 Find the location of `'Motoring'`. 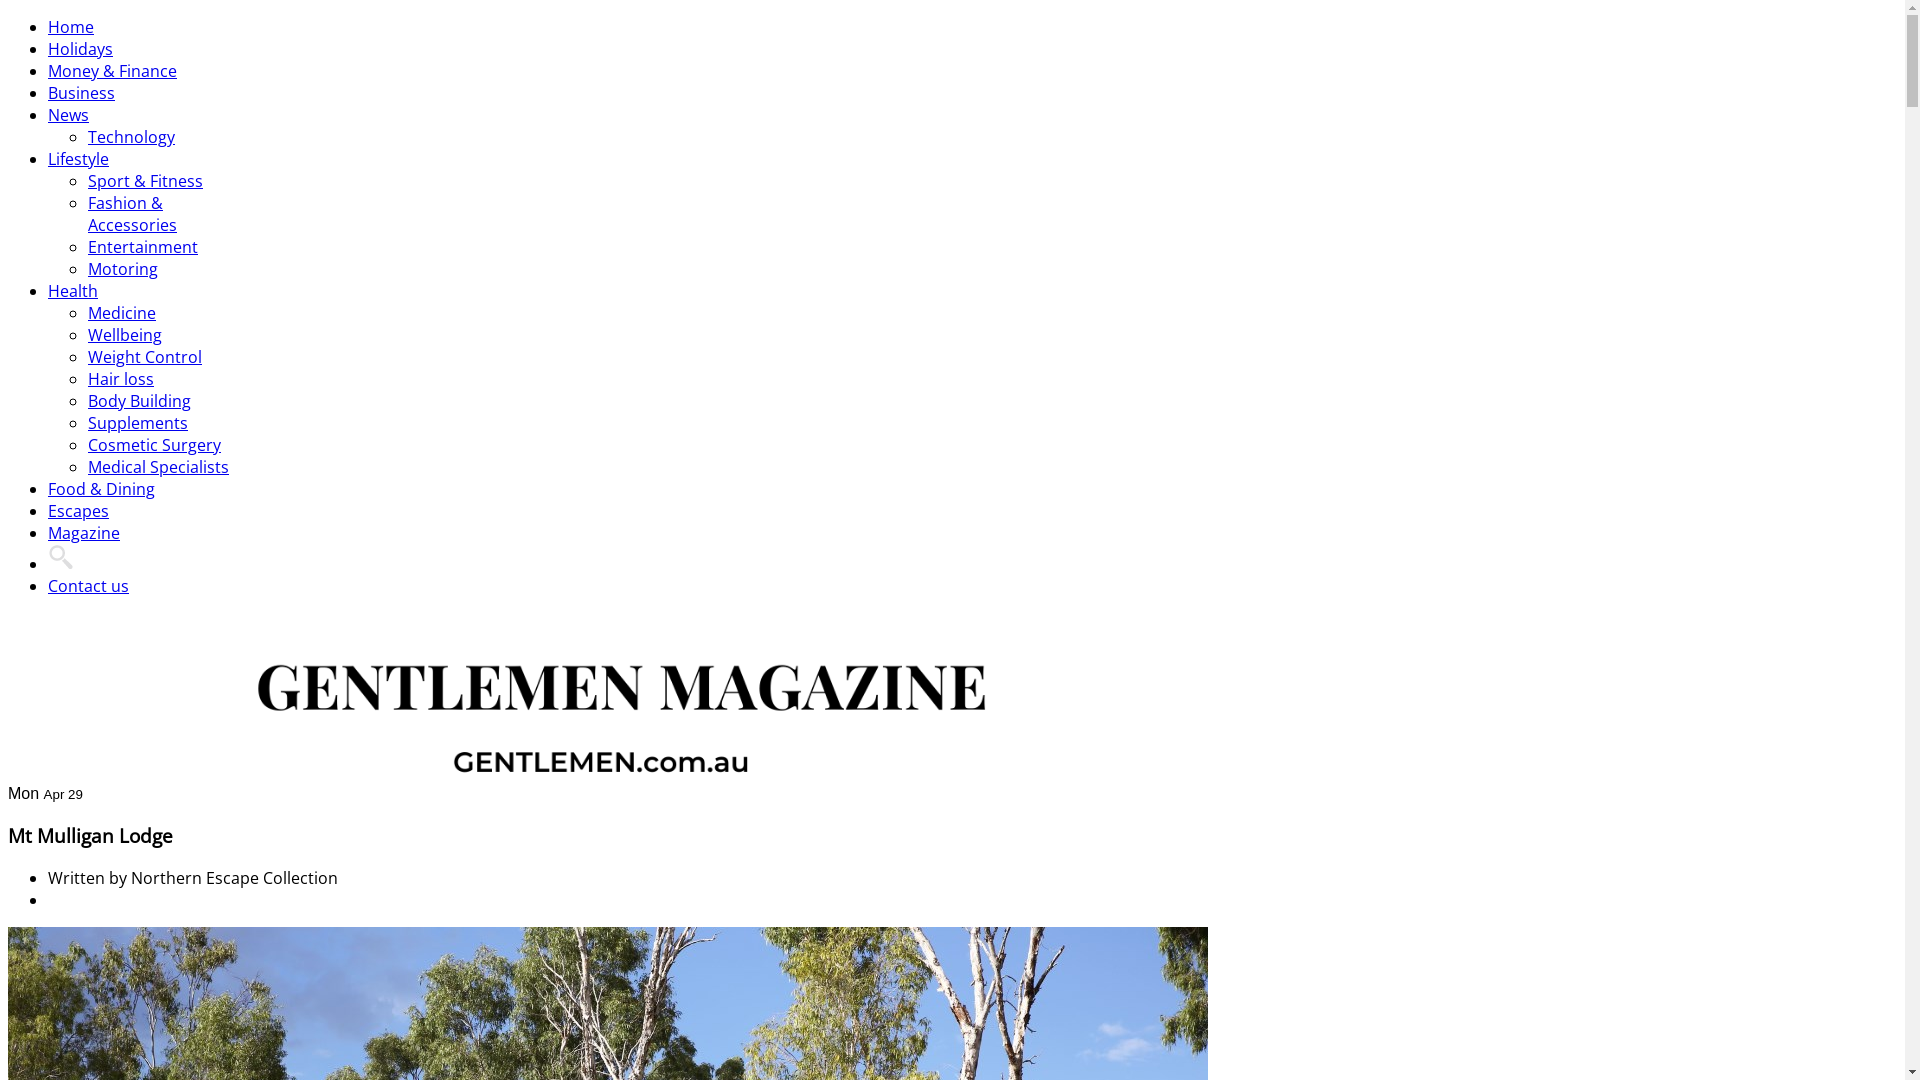

'Motoring' is located at coordinates (86, 268).